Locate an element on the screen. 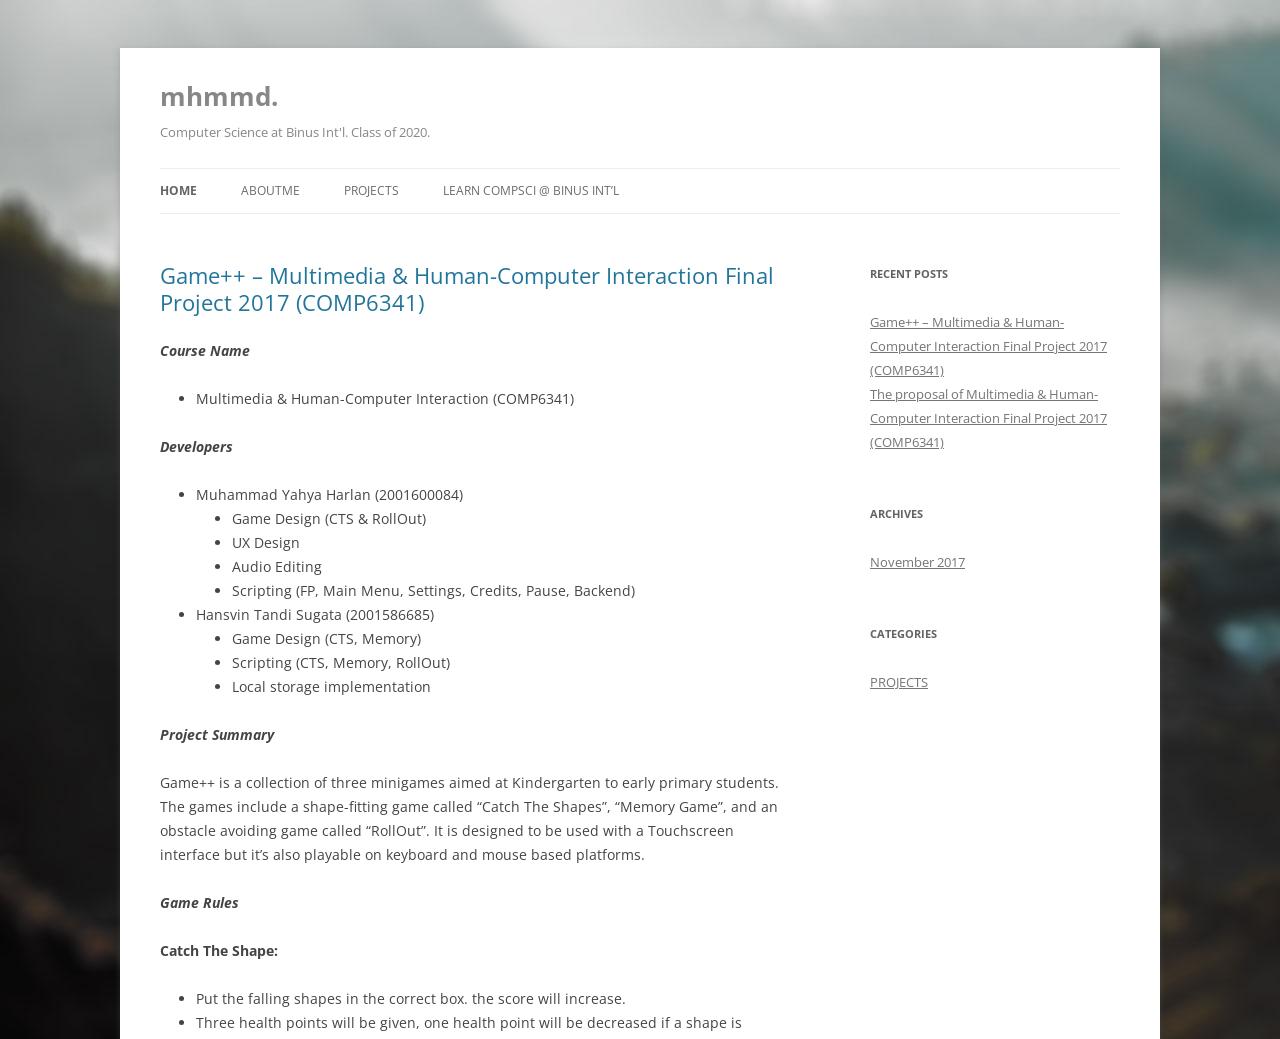  'Developers' is located at coordinates (196, 445).